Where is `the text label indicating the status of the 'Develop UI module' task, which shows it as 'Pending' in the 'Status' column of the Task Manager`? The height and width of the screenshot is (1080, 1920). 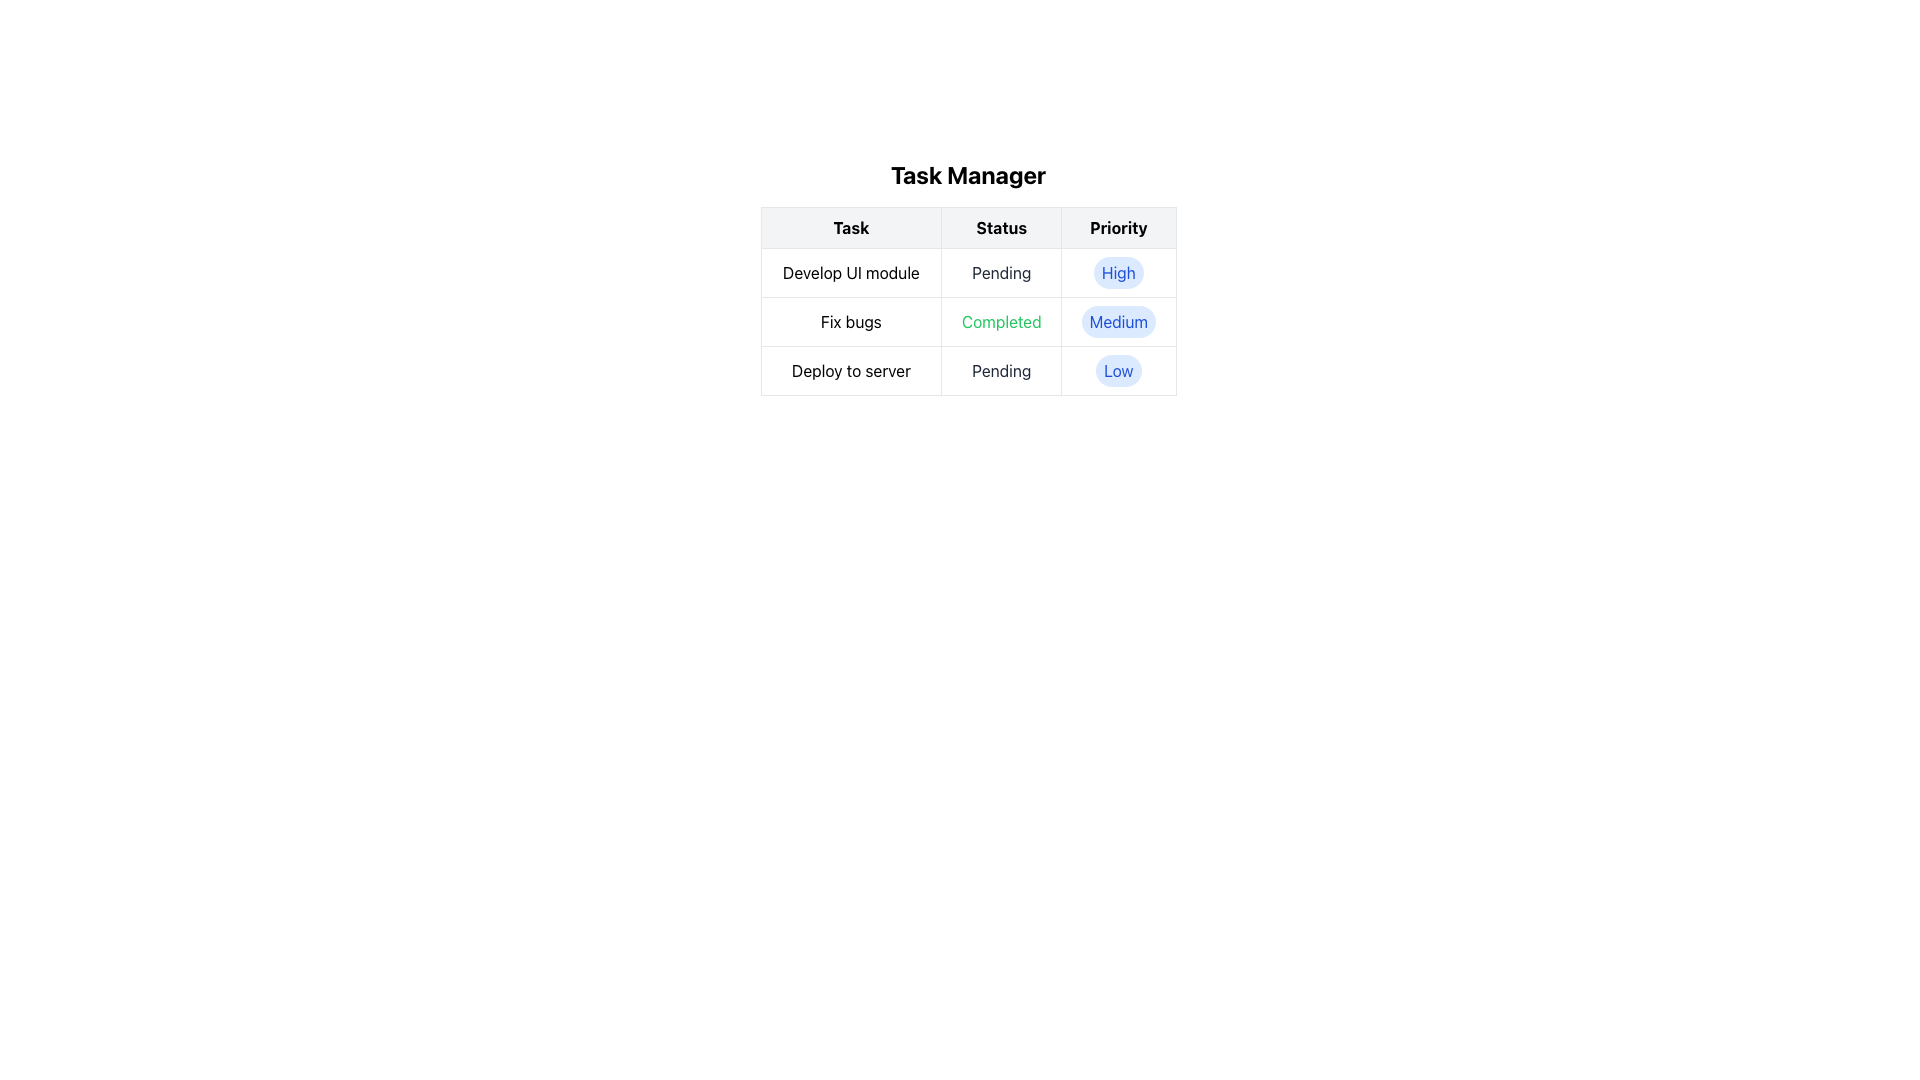
the text label indicating the status of the 'Develop UI module' task, which shows it as 'Pending' in the 'Status' column of the Task Manager is located at coordinates (1001, 273).